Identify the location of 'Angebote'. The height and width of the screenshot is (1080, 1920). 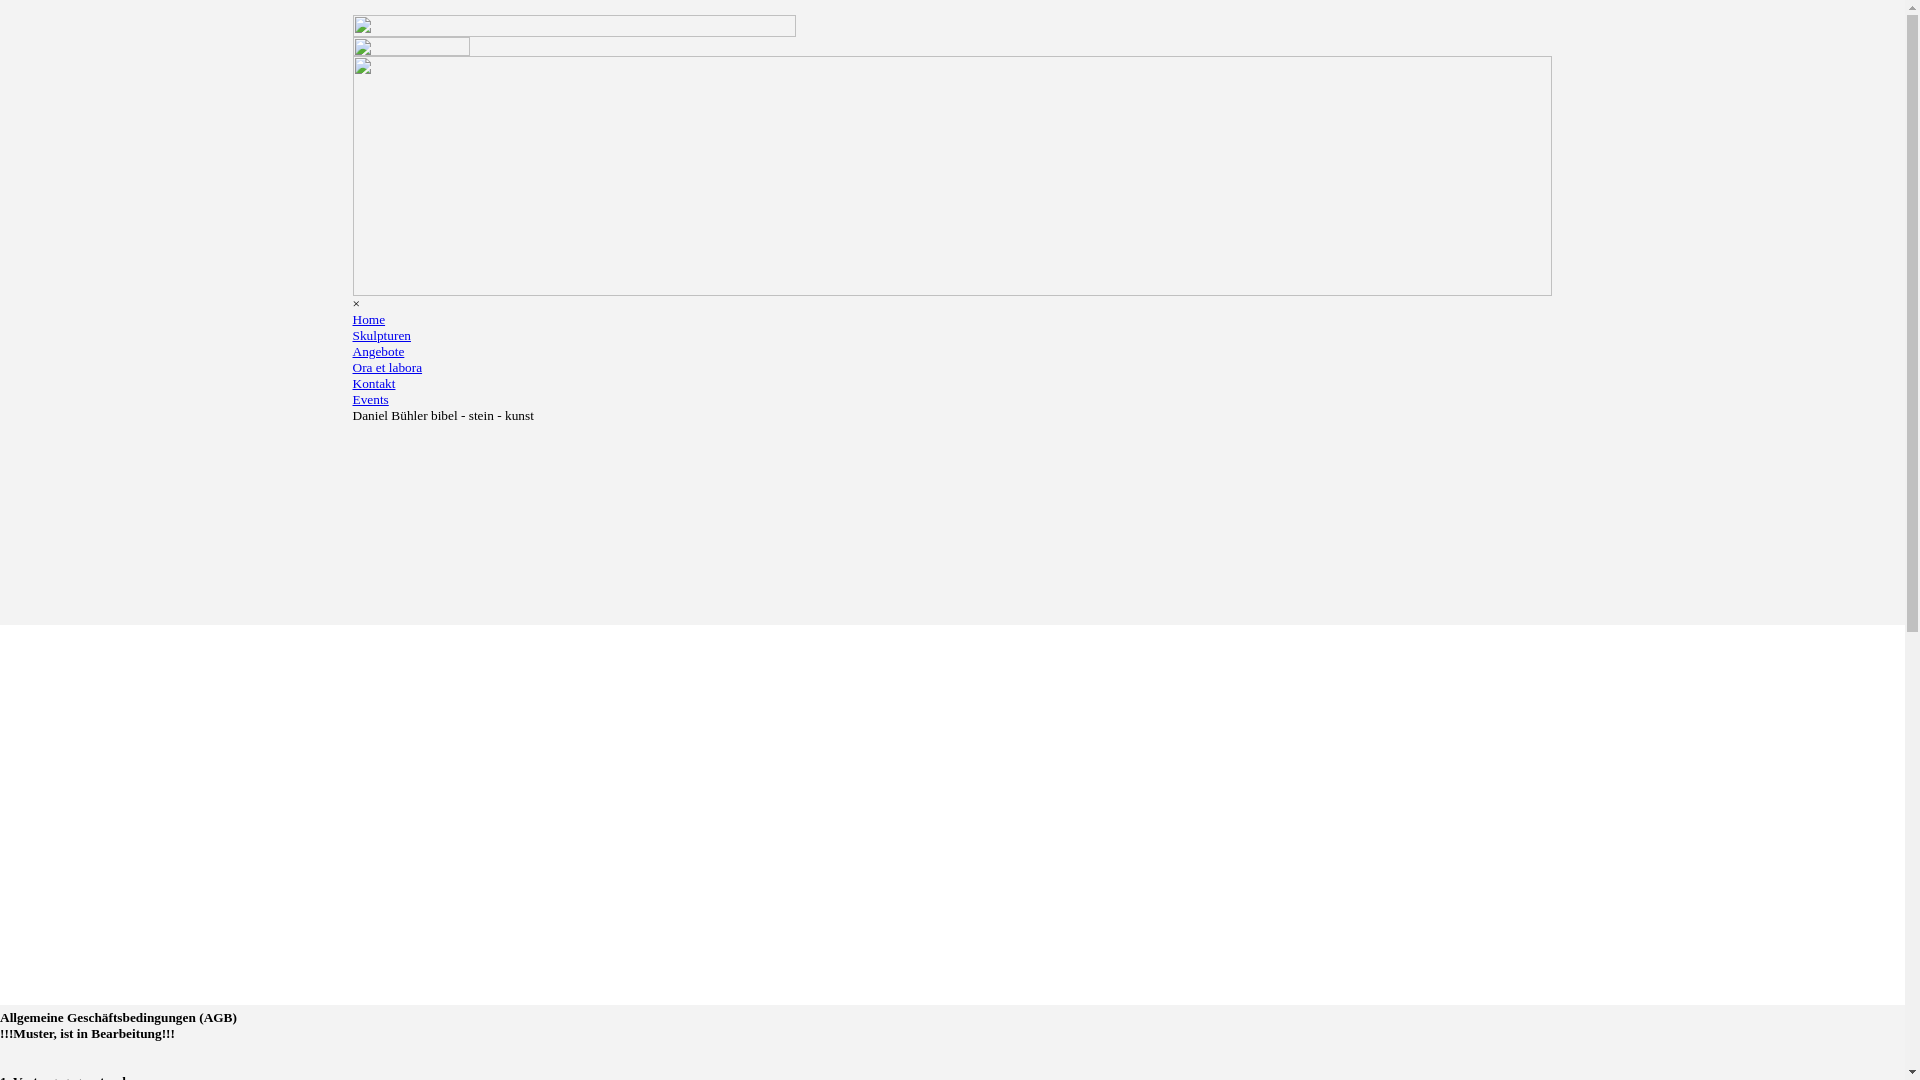
(351, 350).